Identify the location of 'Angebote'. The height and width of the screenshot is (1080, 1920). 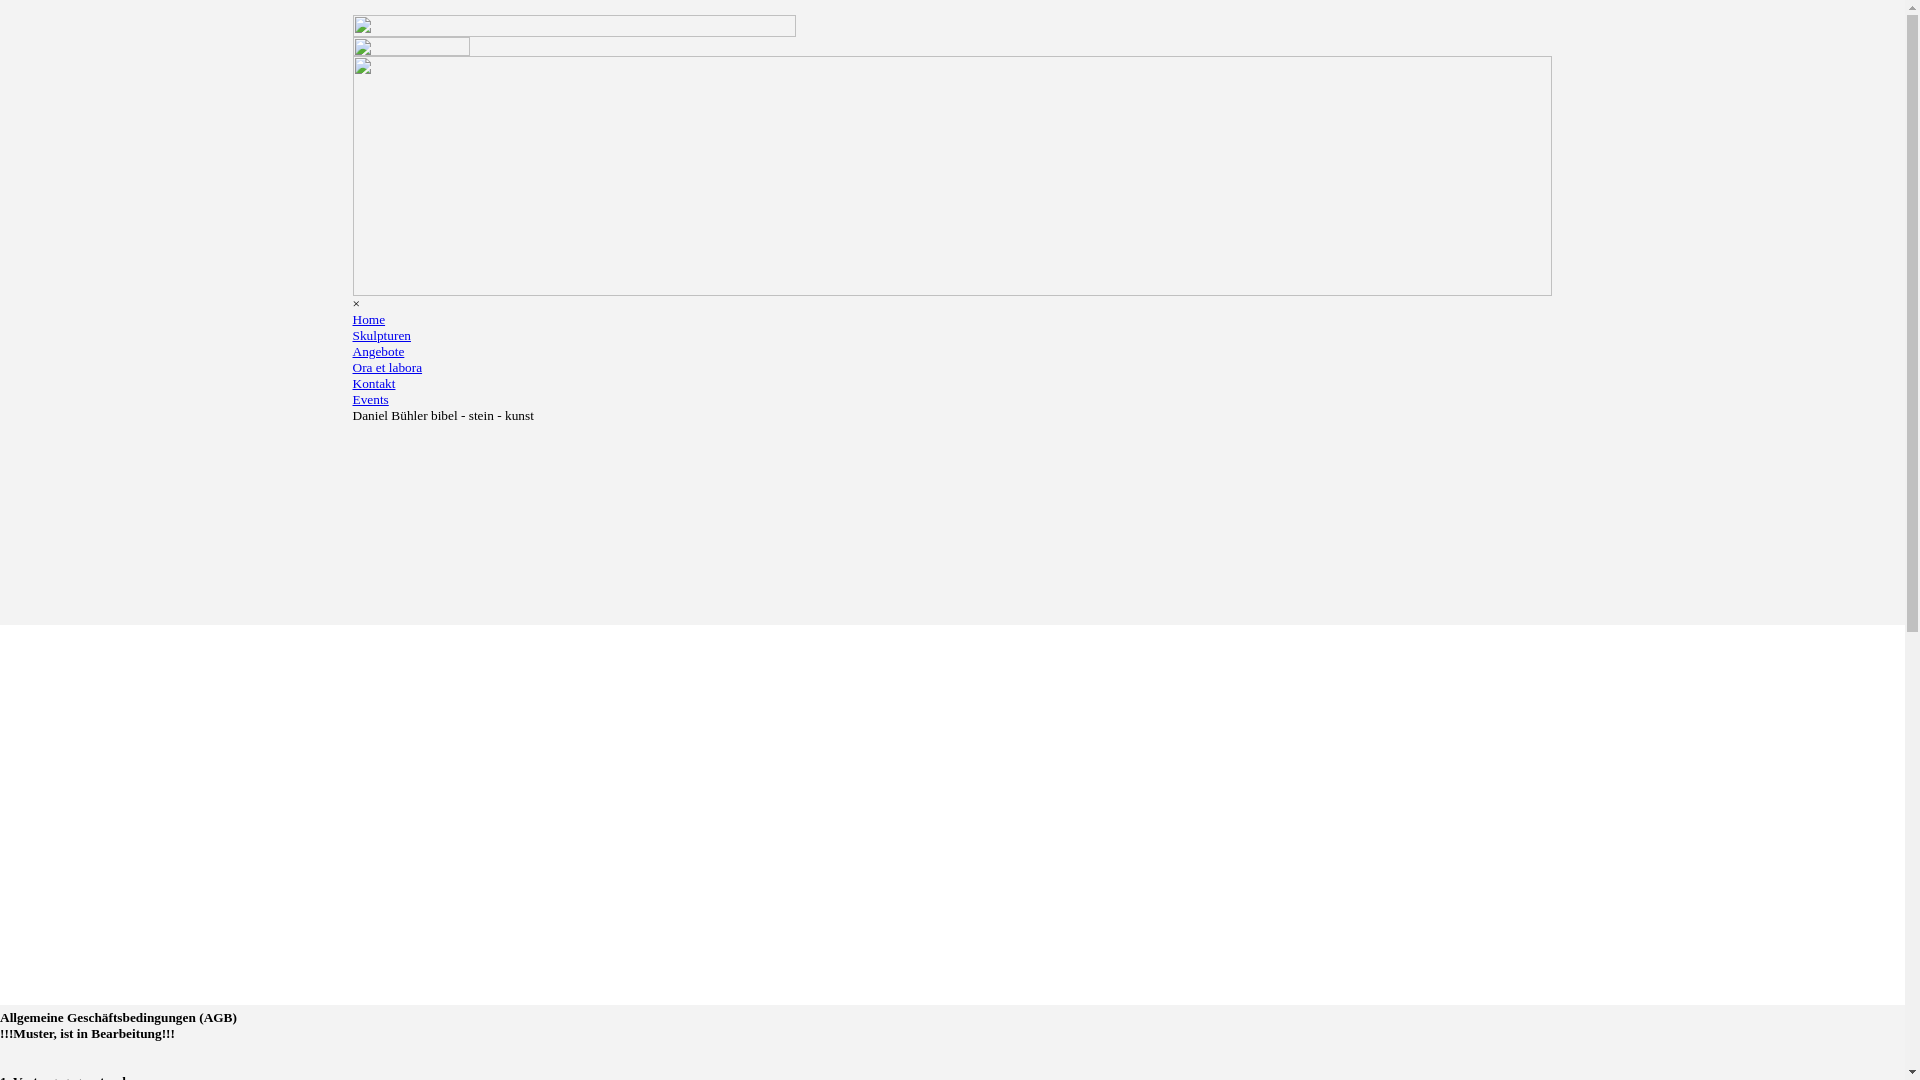
(351, 350).